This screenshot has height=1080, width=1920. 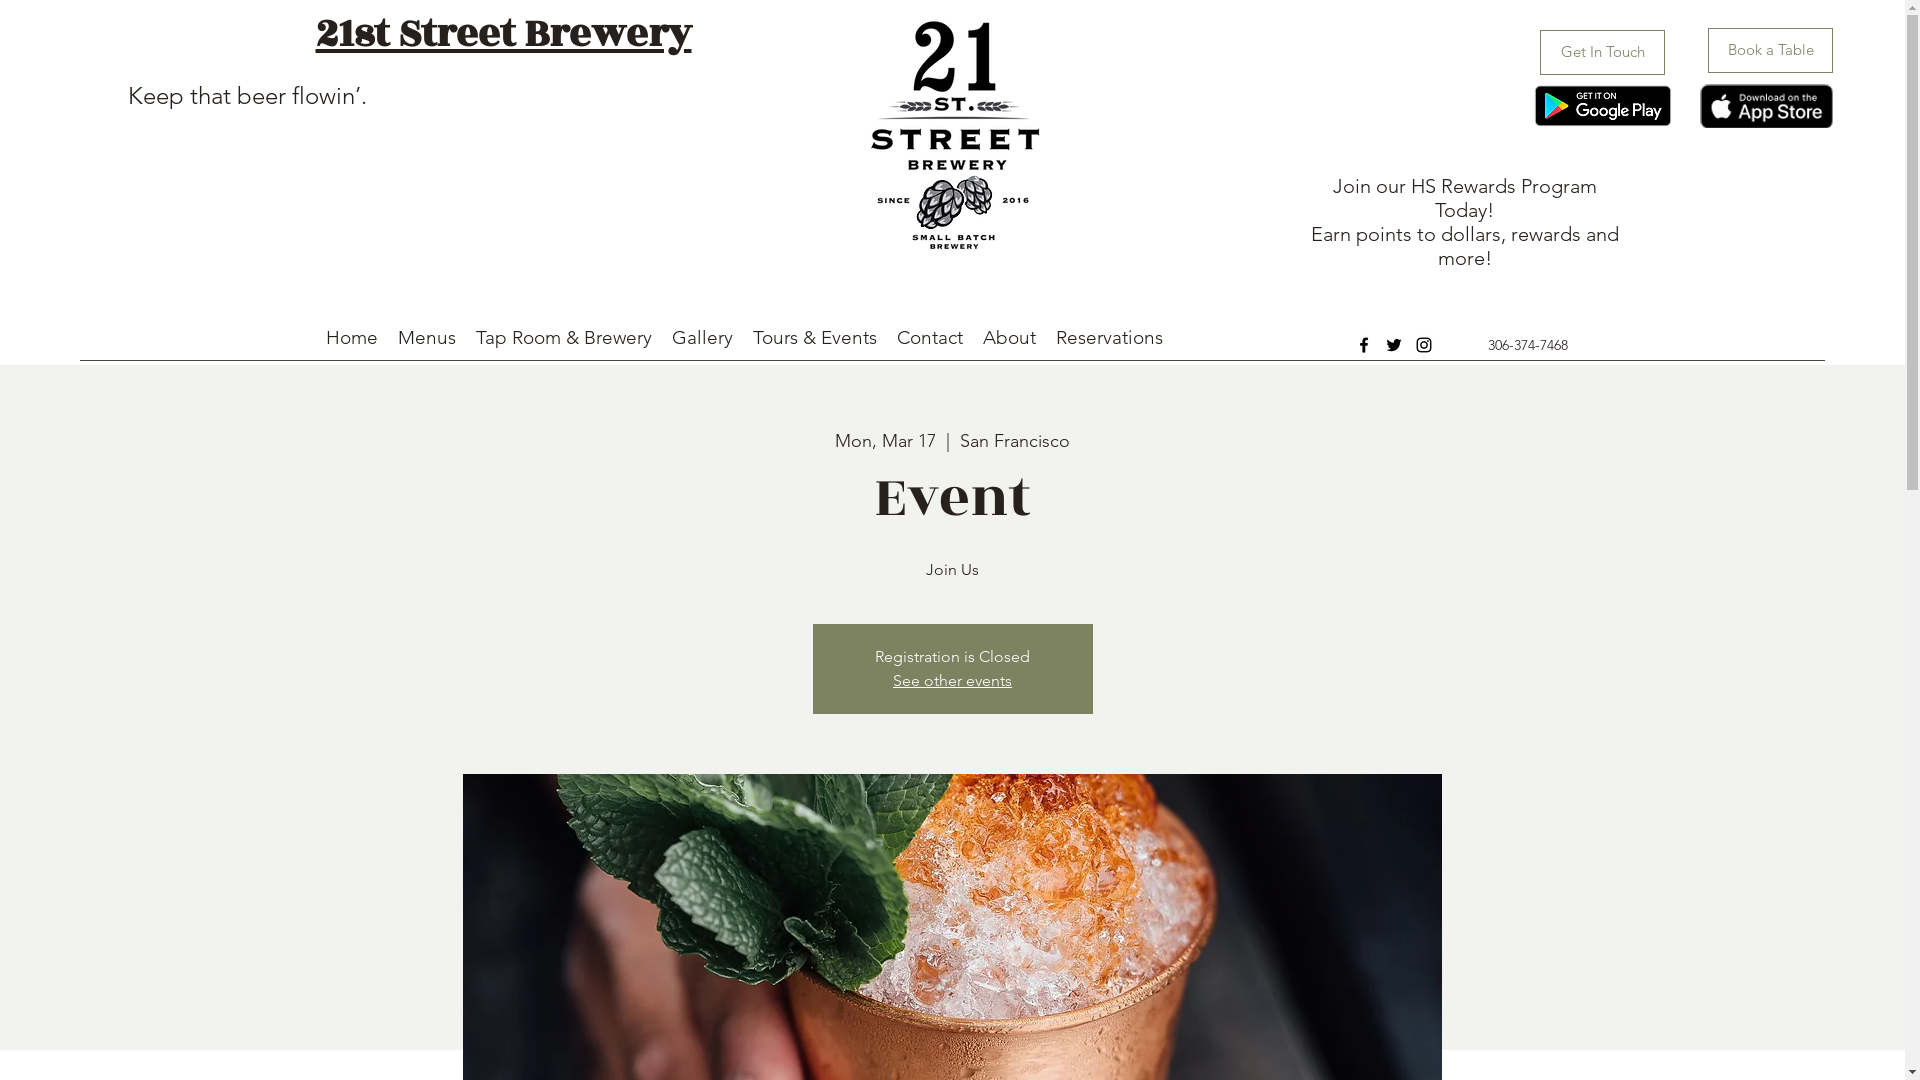 I want to click on 'Menus', so click(x=426, y=337).